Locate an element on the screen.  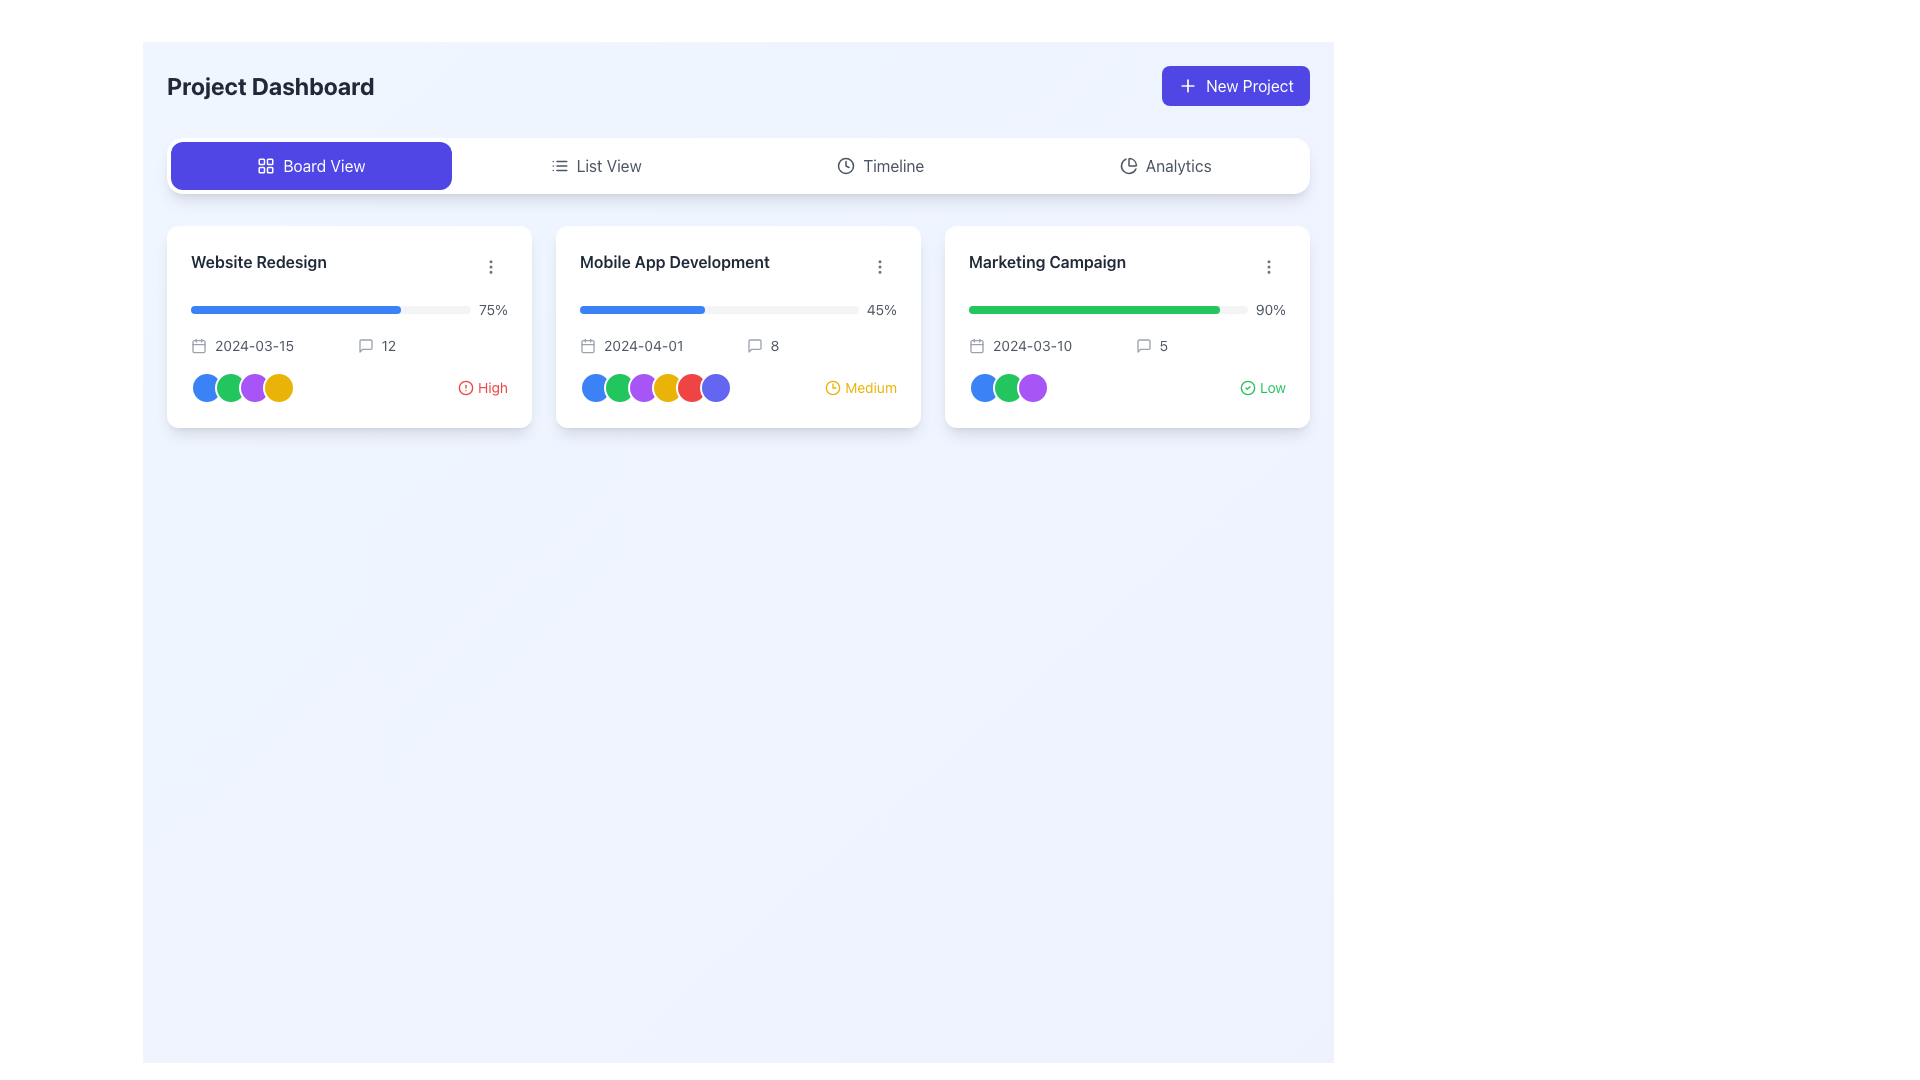
the static text element indicating the due date '2024-03-10' in the fourth column of the third card in the 'Marketing Campaign' section of the dashboard is located at coordinates (1043, 345).